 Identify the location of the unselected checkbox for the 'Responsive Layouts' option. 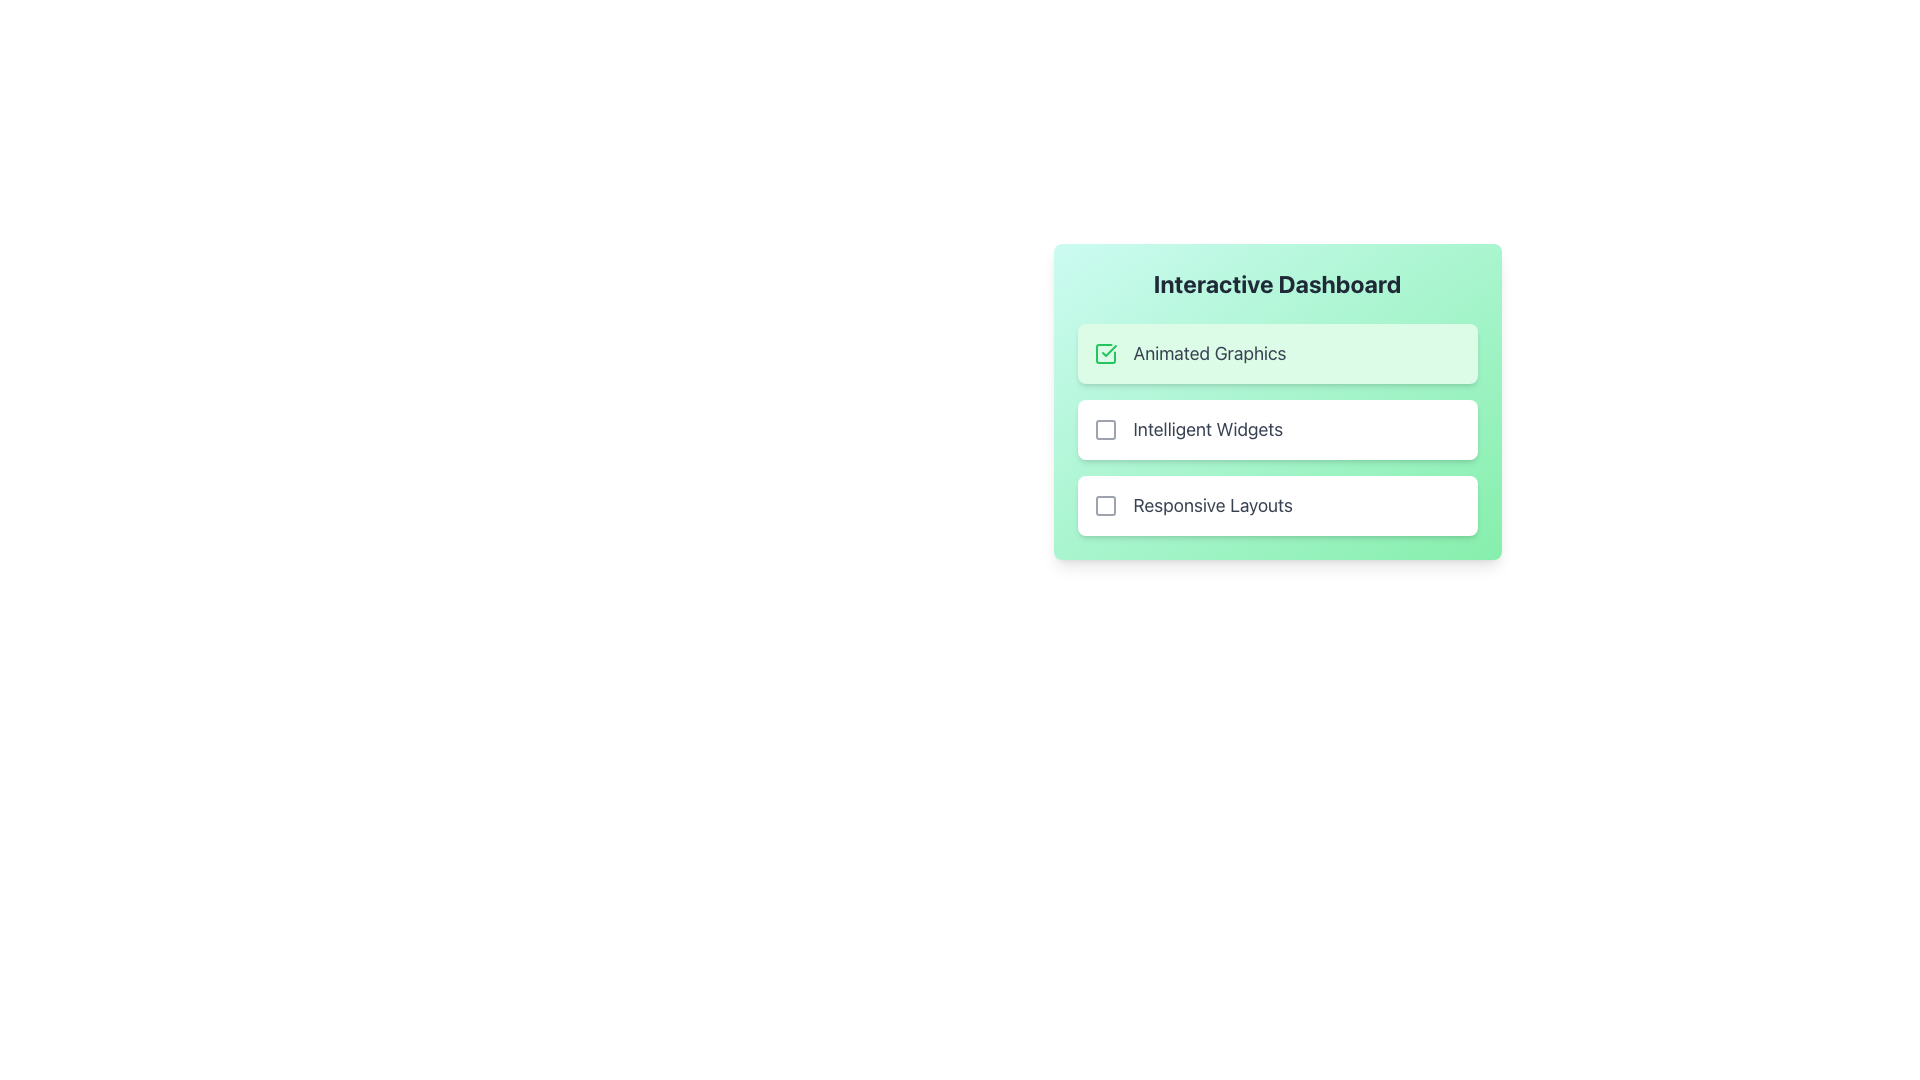
(1104, 504).